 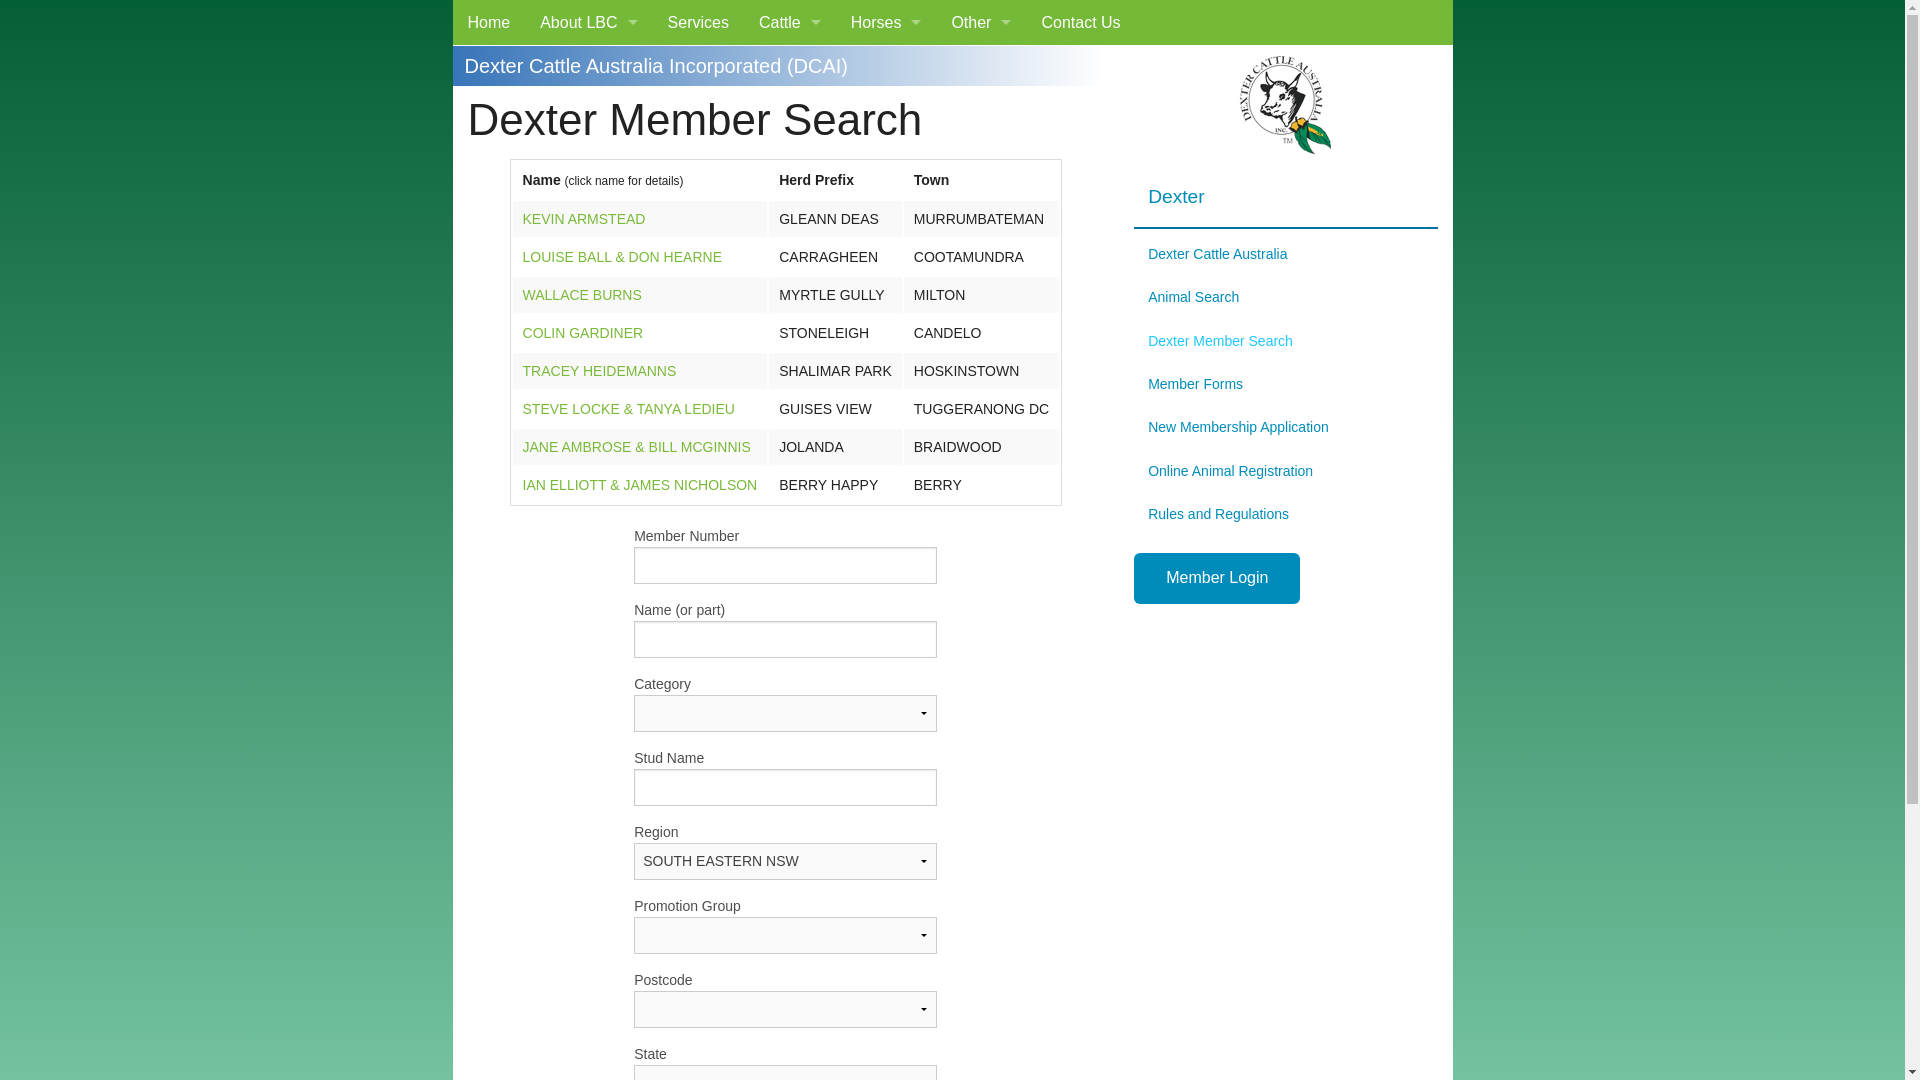 What do you see at coordinates (1285, 338) in the screenshot?
I see `'Dexter Member Search'` at bounding box center [1285, 338].